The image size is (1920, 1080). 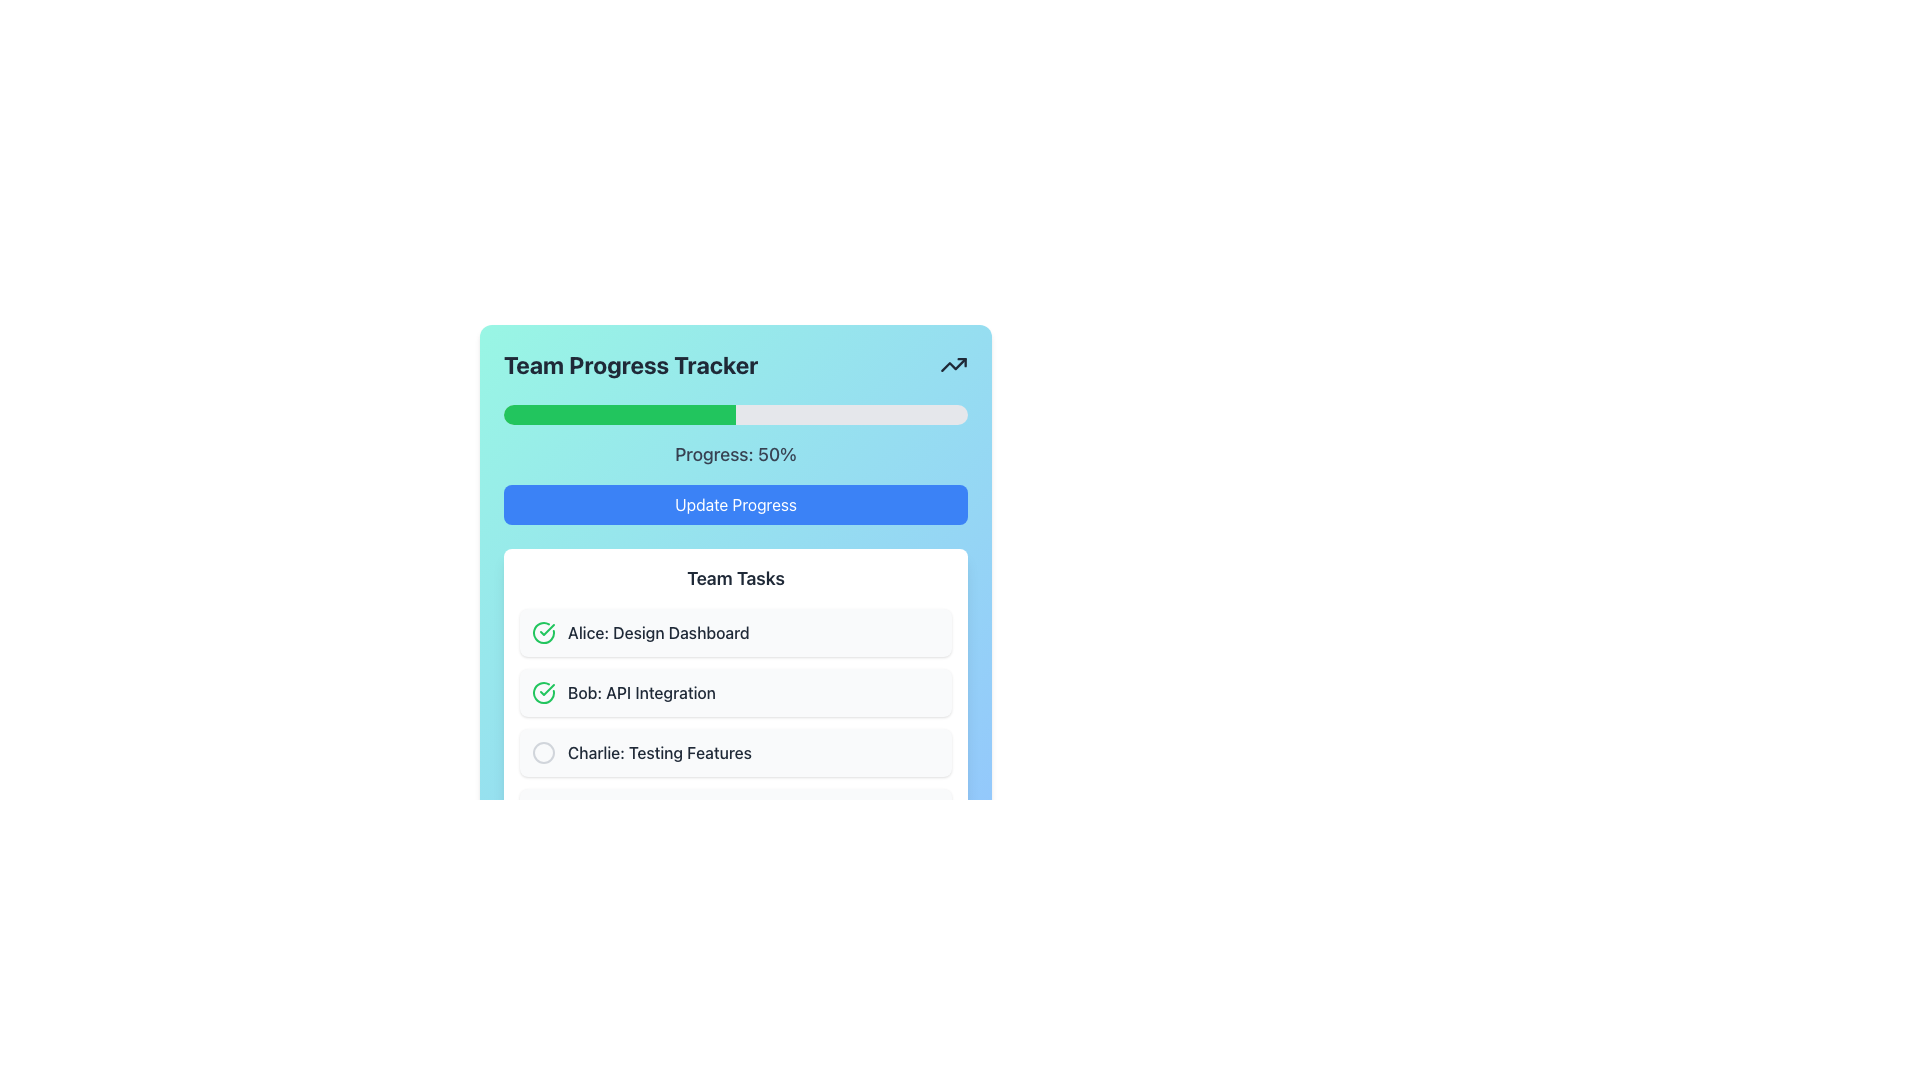 I want to click on the upward trending arrow icon with a rounded tip, styled in dark gray, located in the top-right corner of the 'Team Progress Tracker' header, so click(x=953, y=365).